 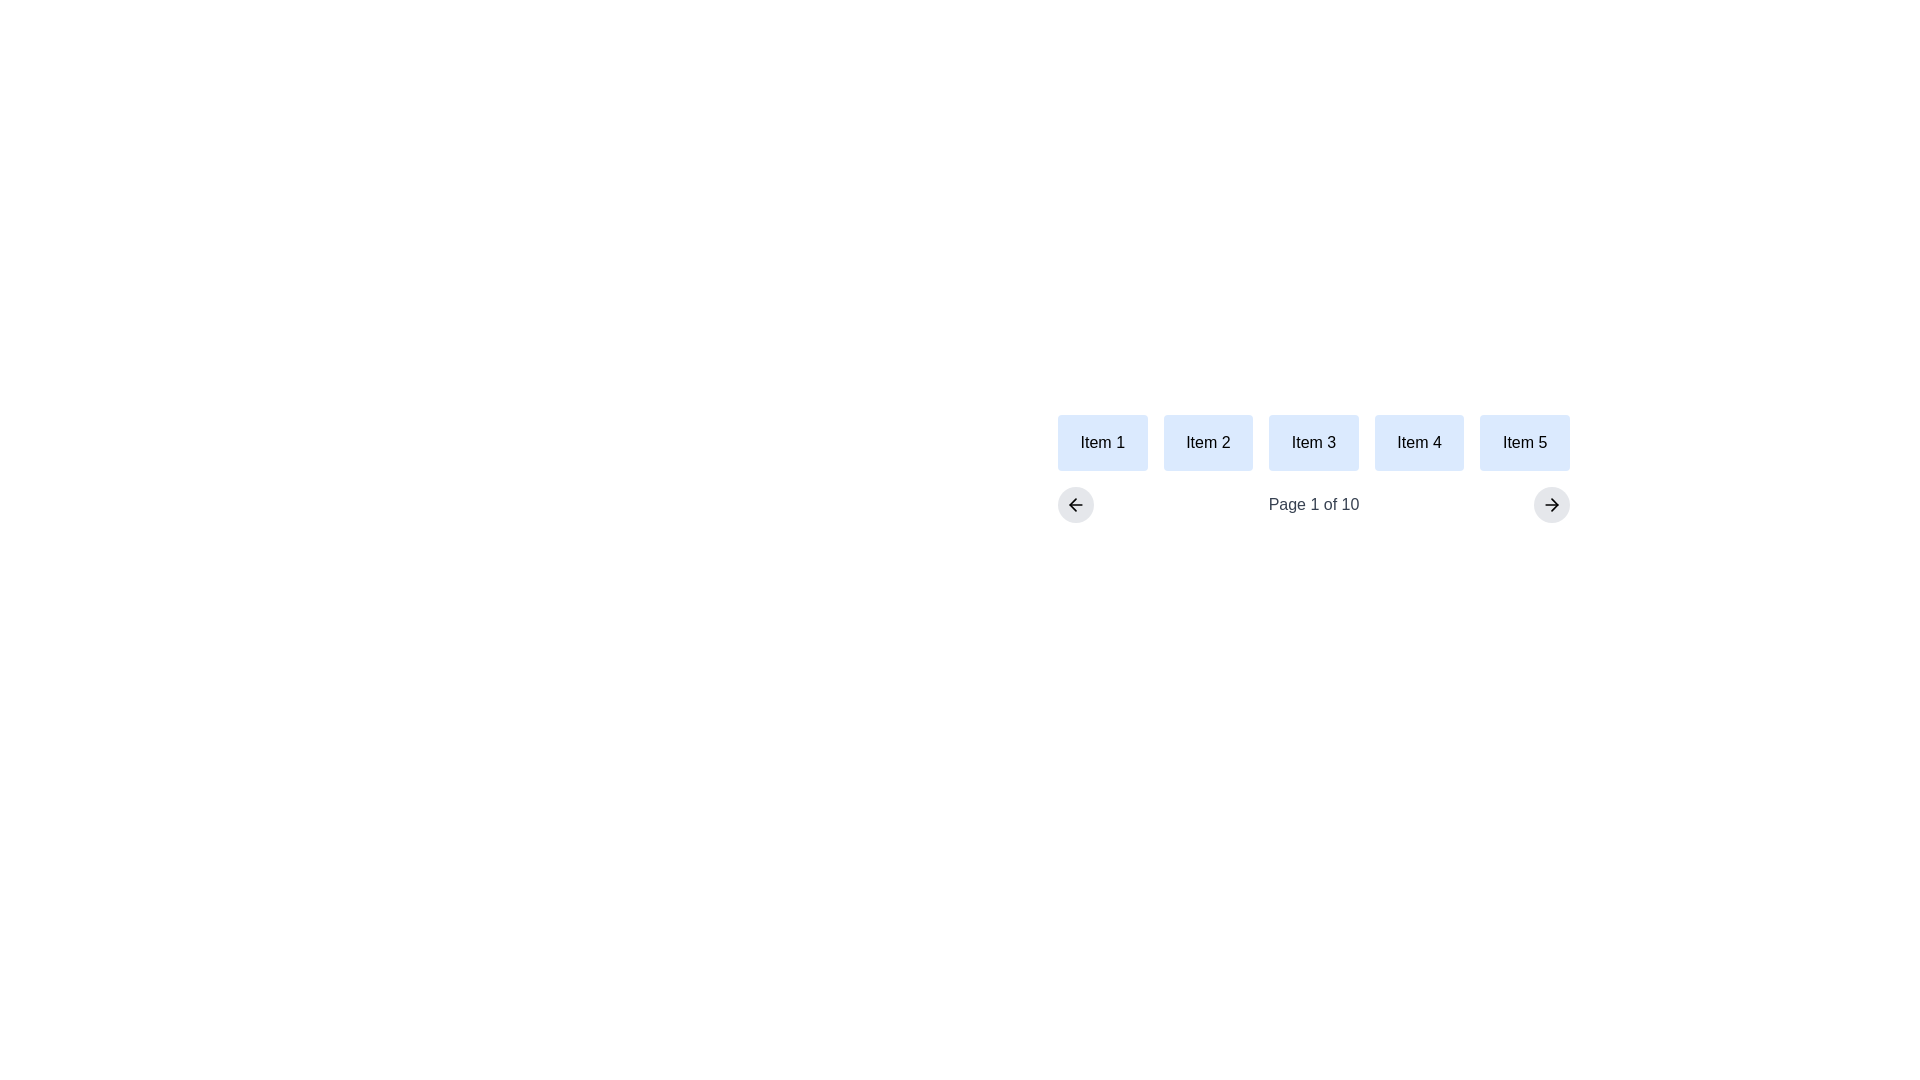 I want to click on the pagination indicator text label displaying 'Page 1 of 10' in gray, which is centered within the pagination control bar at the bottom of the grid layout, so click(x=1314, y=504).